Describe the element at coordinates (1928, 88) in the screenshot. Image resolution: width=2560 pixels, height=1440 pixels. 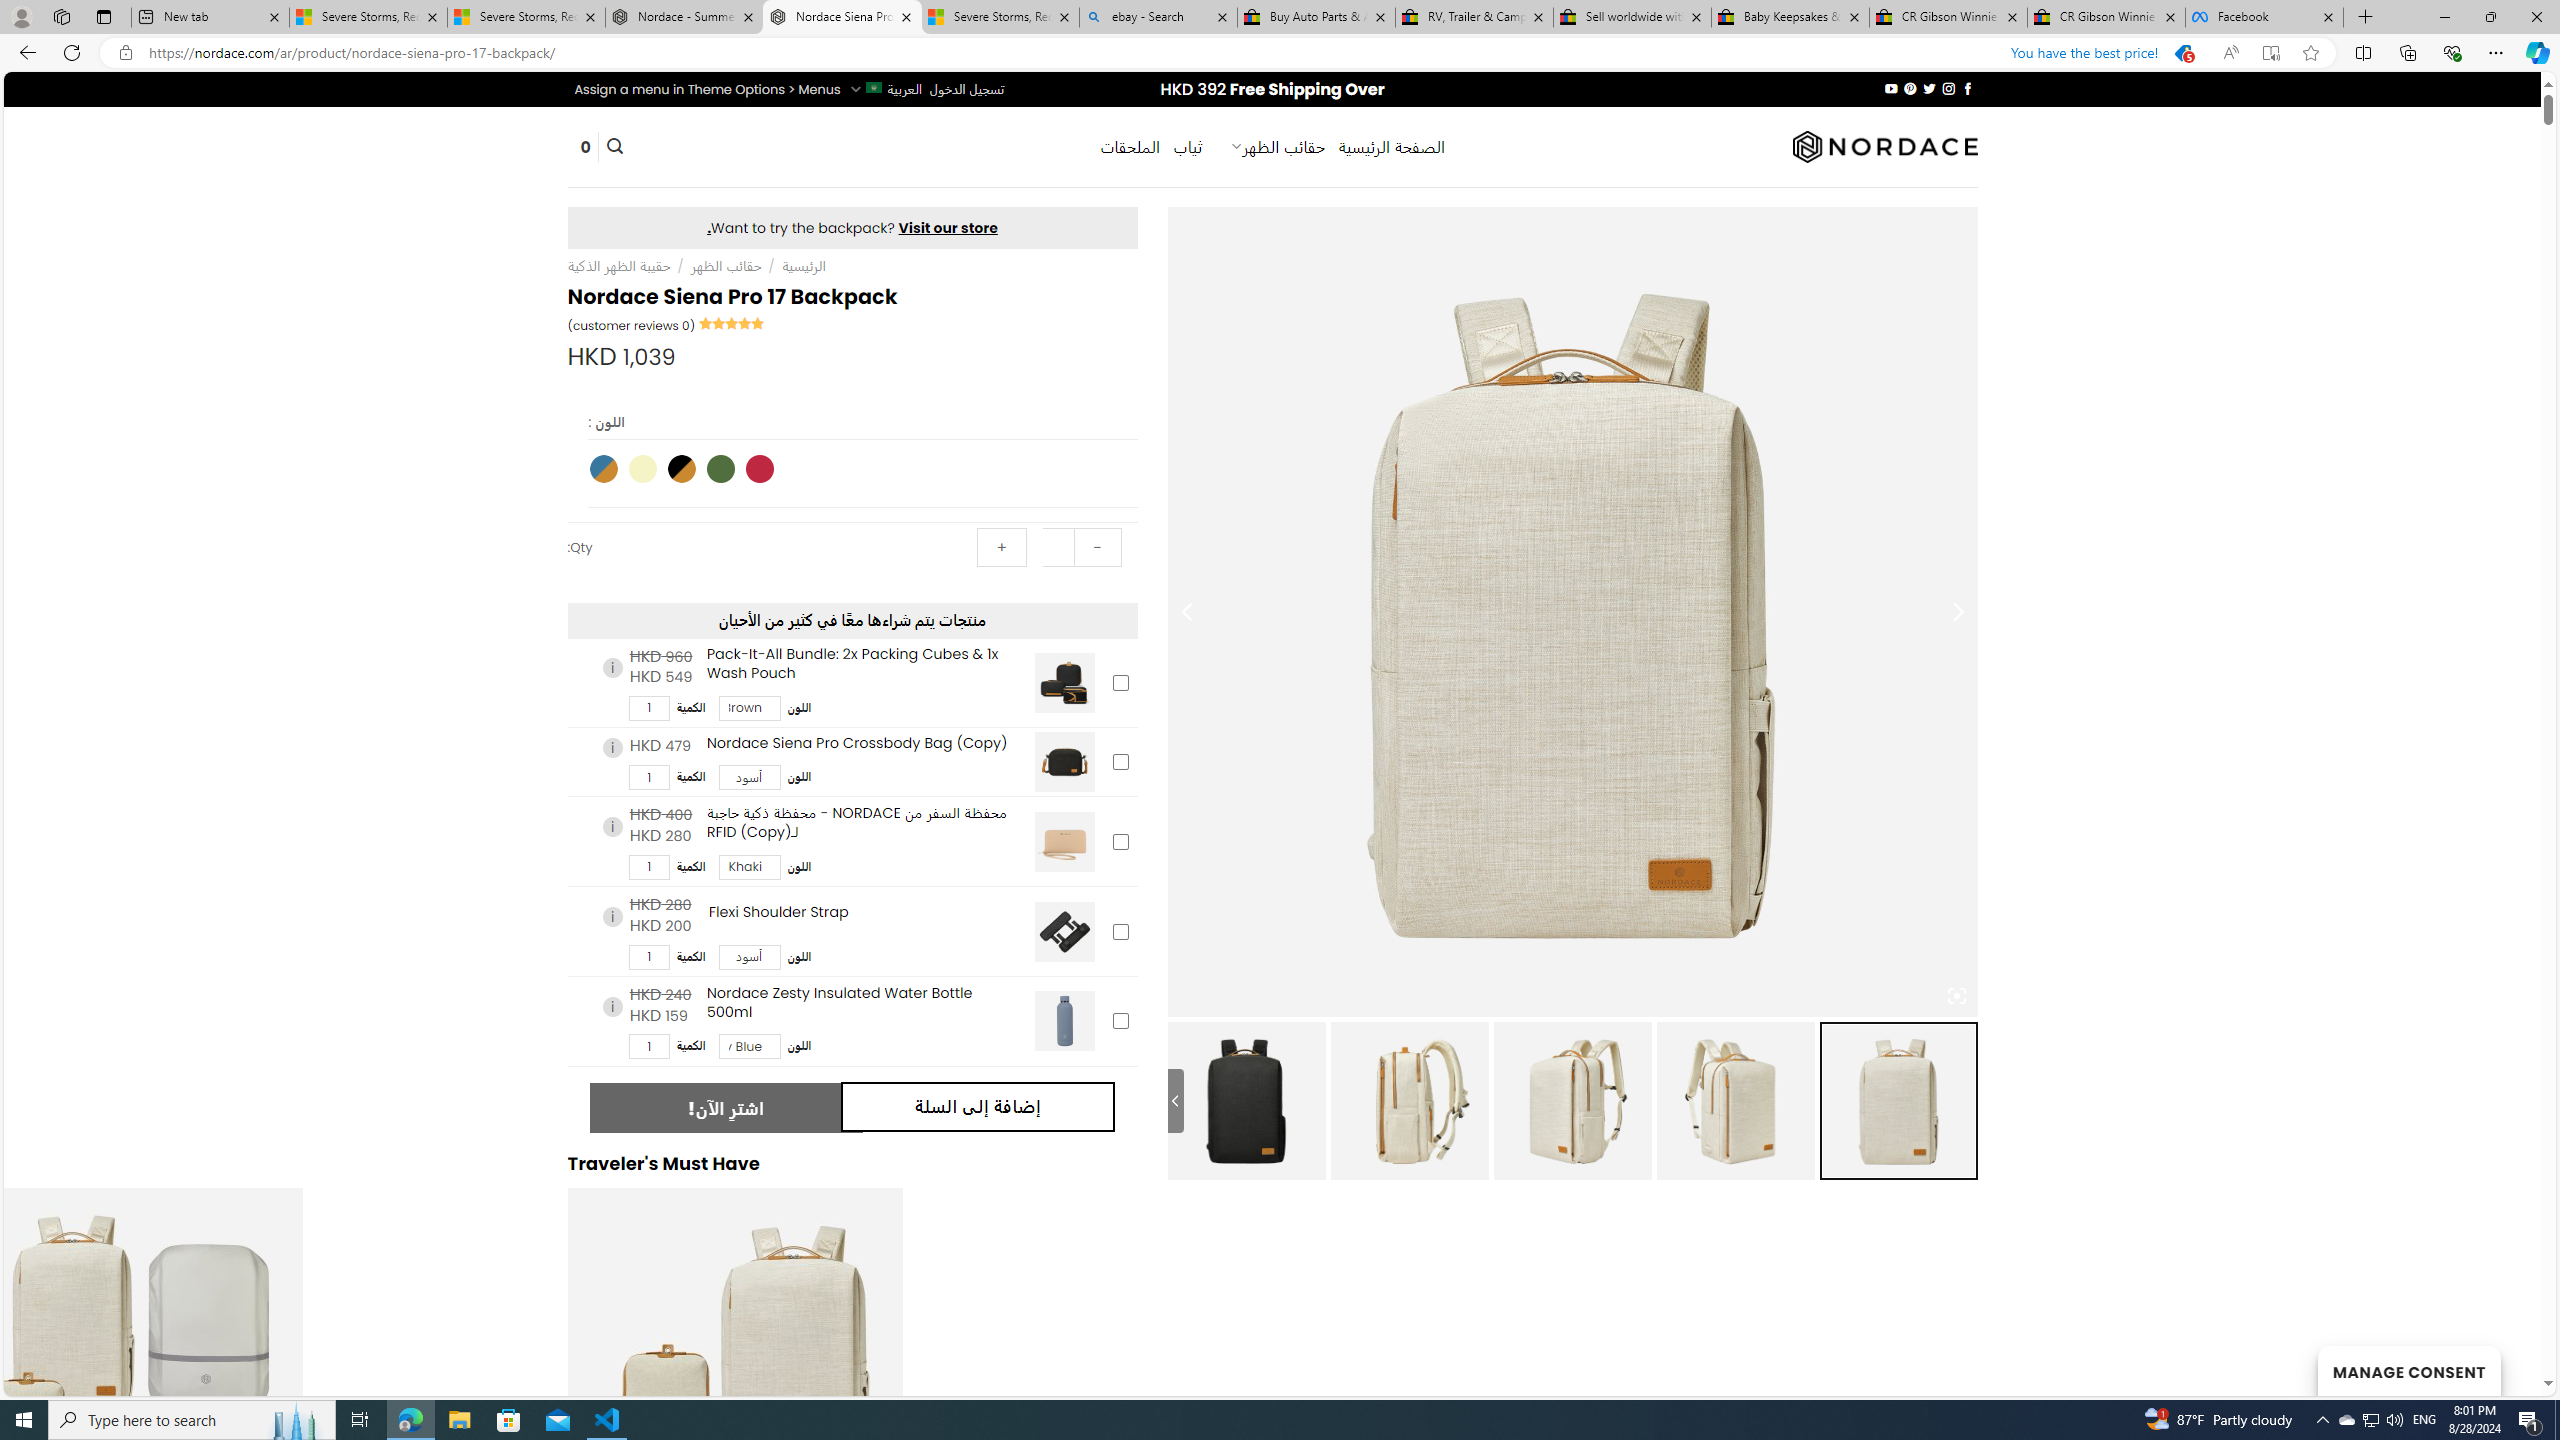
I see `'Follow on Twitter'` at that location.